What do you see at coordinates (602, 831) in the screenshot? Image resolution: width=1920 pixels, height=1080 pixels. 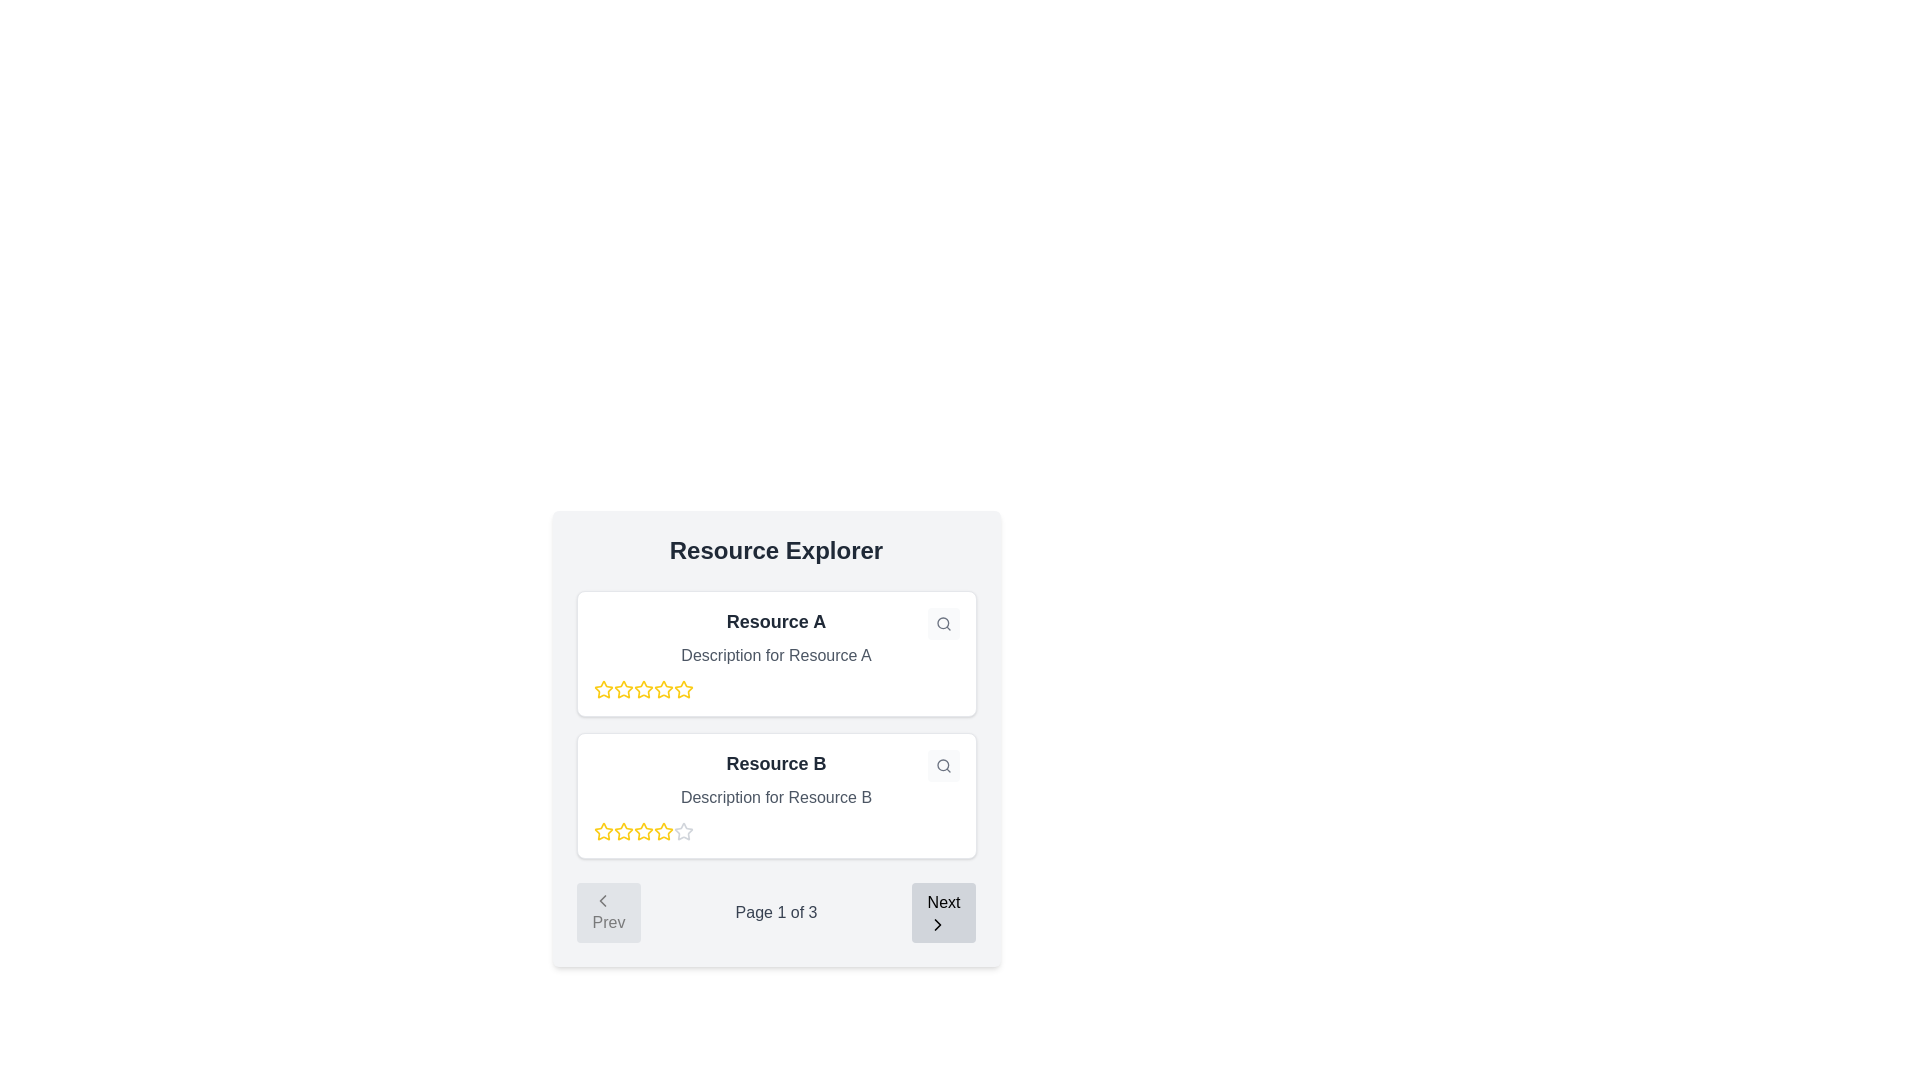 I see `the first star icon in the rating interface of the 'Resource B' card` at bounding box center [602, 831].